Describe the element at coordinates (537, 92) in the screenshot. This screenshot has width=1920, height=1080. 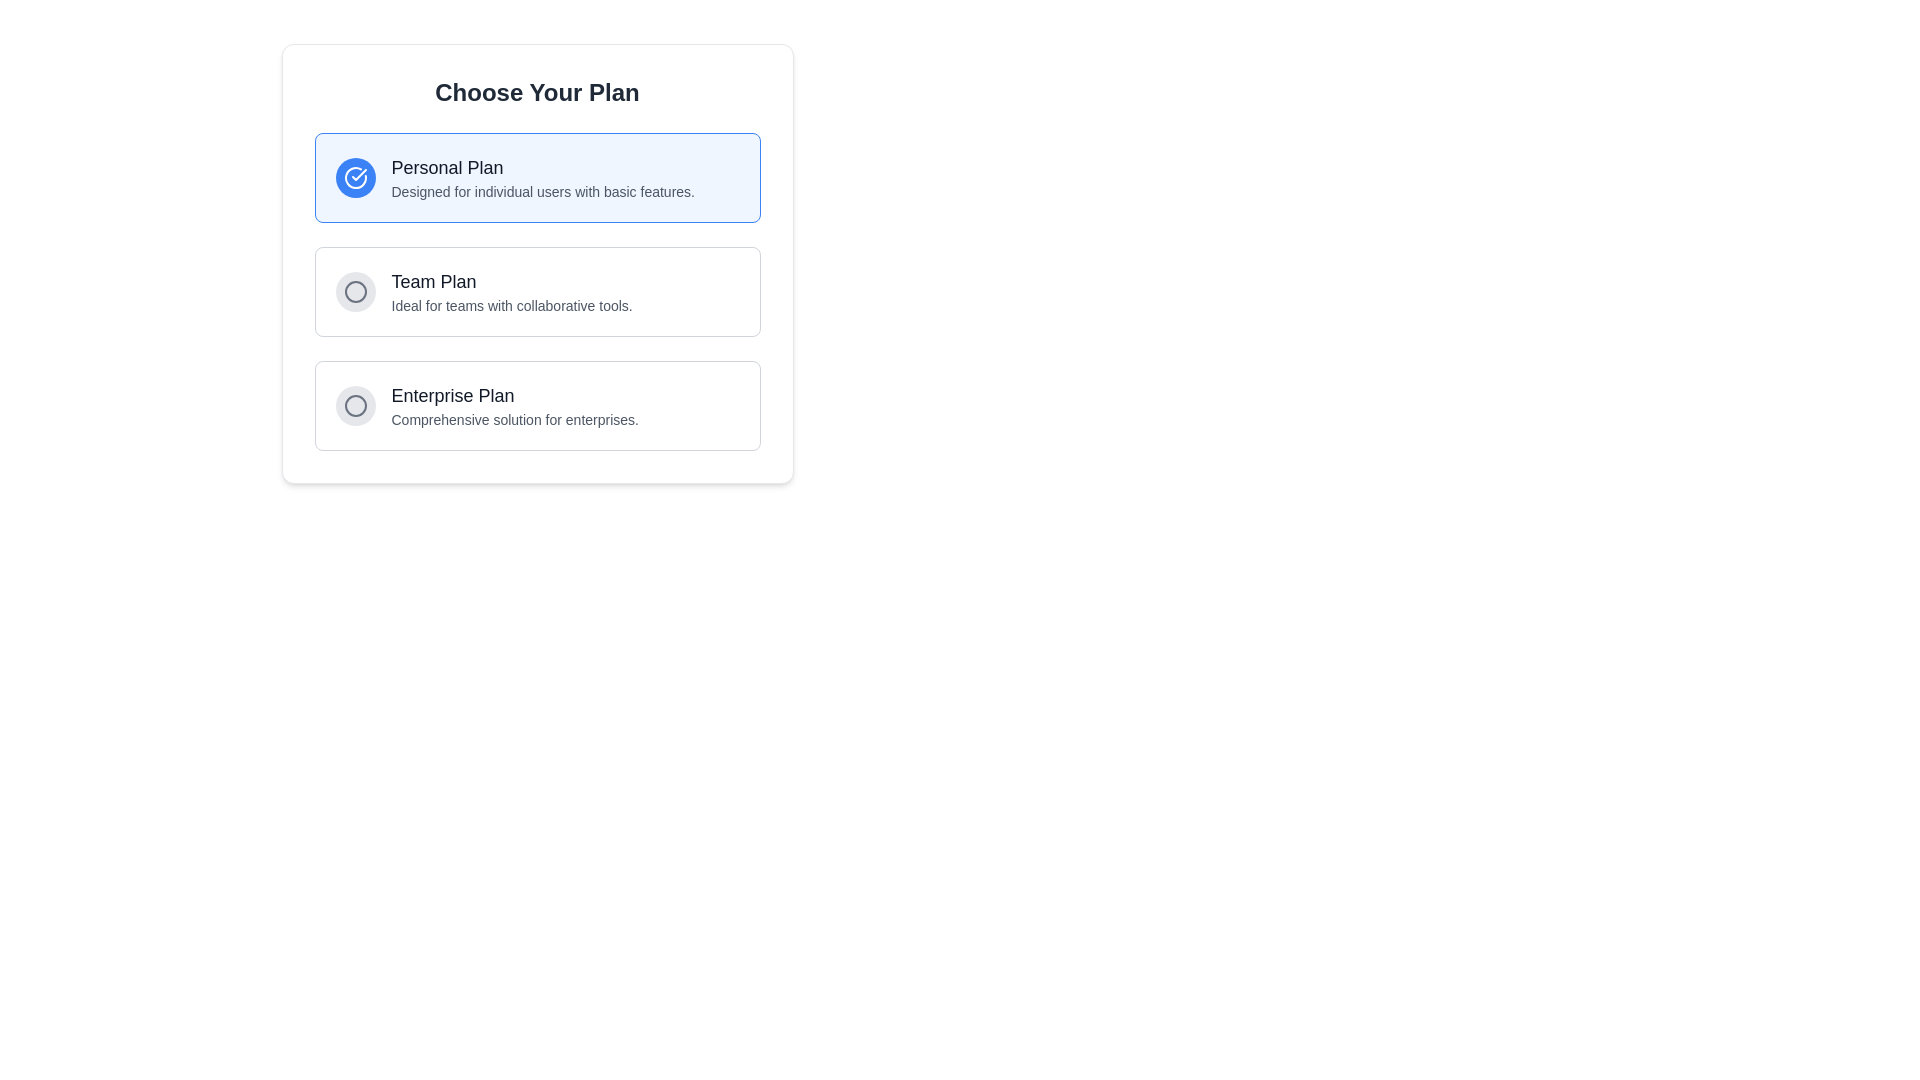
I see `the heading element that serves as the title for the section, indicating that the following content pertains to selecting a plan` at that location.